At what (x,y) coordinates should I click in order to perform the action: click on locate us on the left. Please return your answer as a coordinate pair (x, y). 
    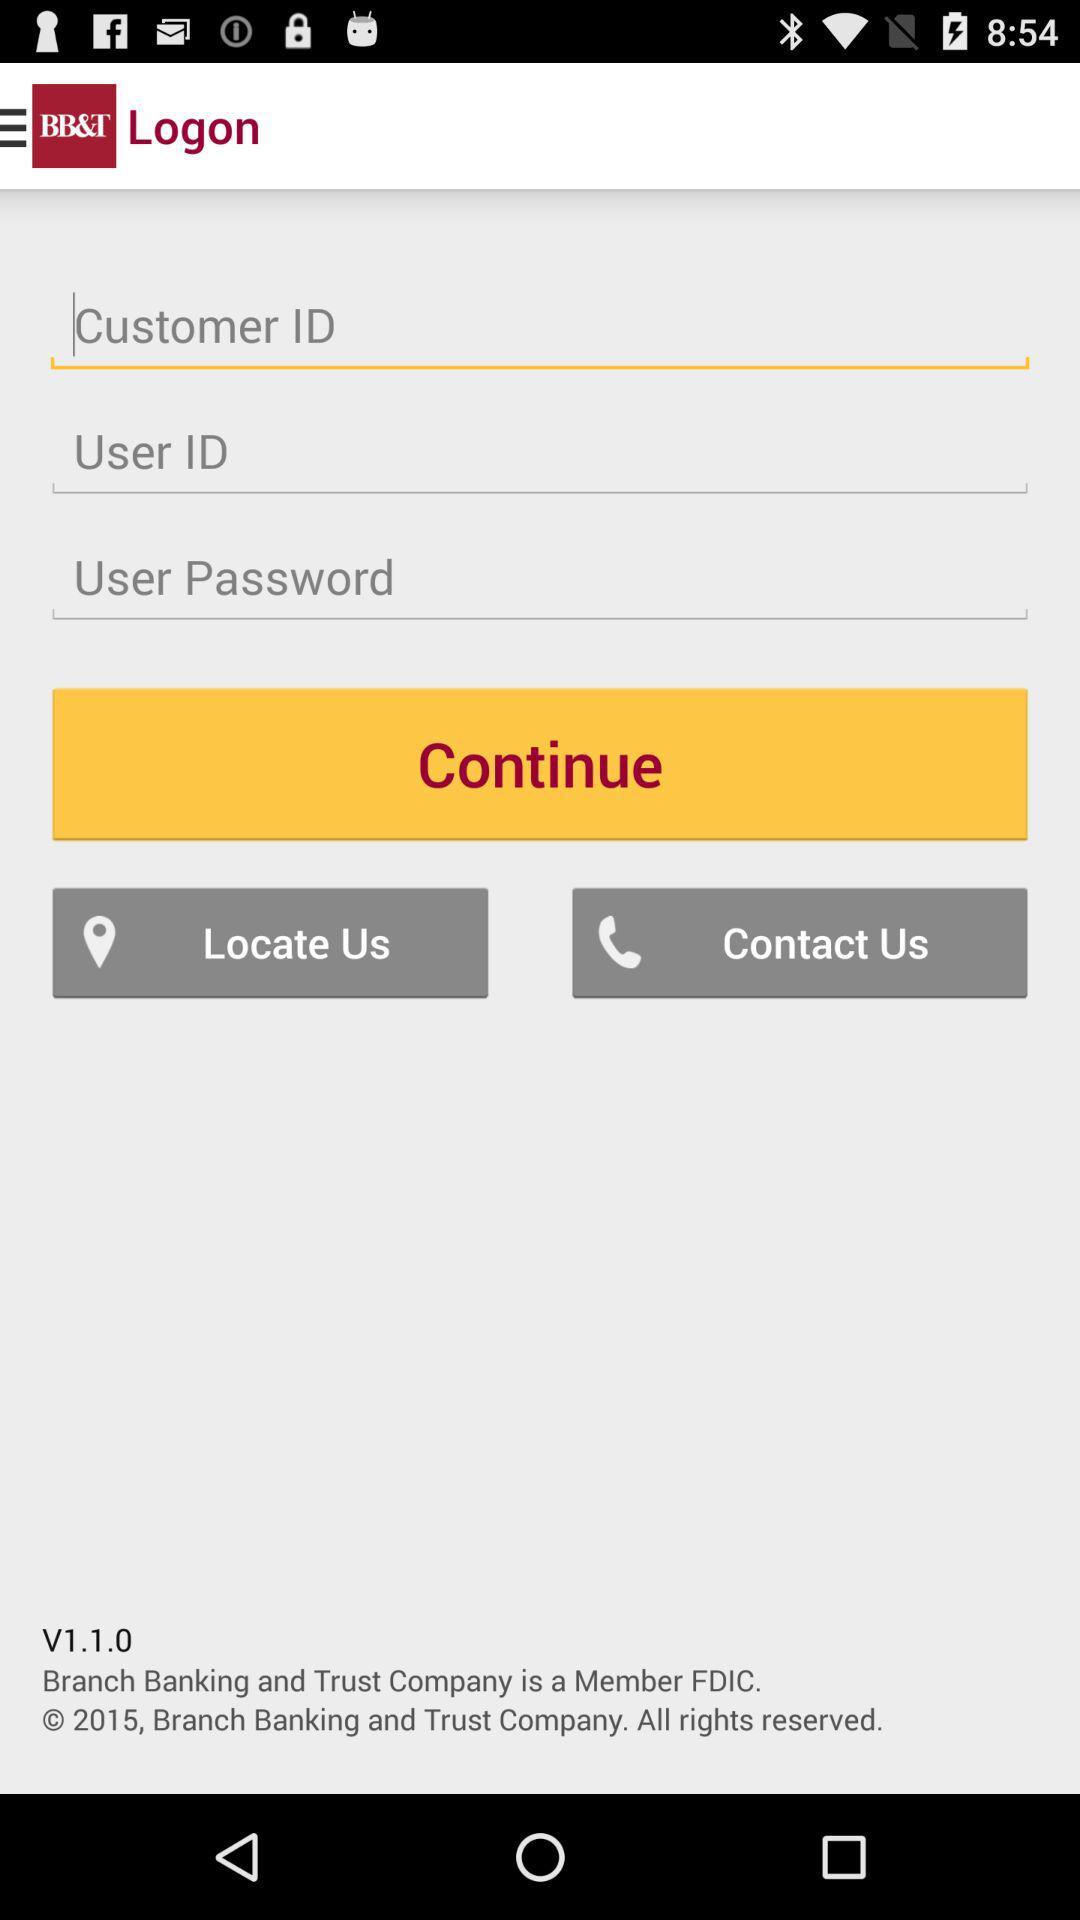
    Looking at the image, I should click on (270, 941).